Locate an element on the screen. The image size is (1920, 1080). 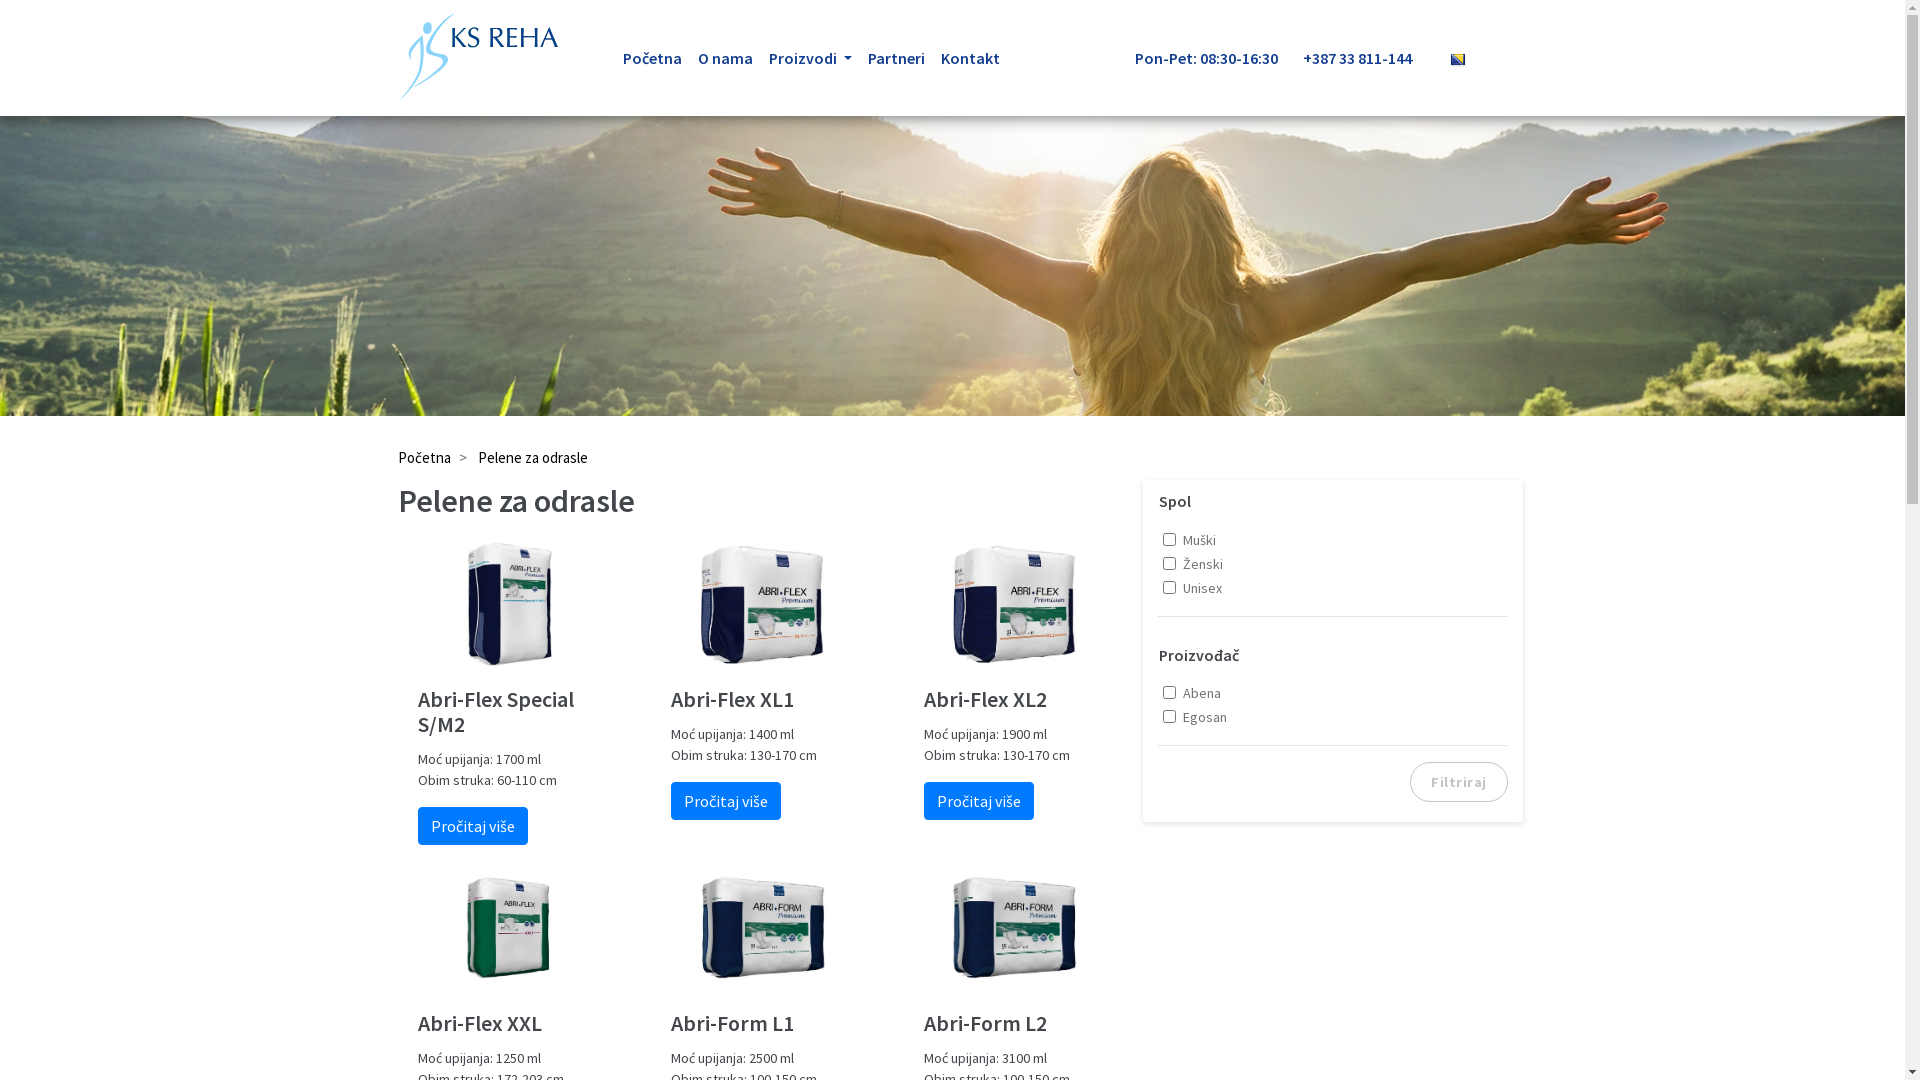
'Pon-Pet: 08:30-16:30' is located at coordinates (1133, 56).